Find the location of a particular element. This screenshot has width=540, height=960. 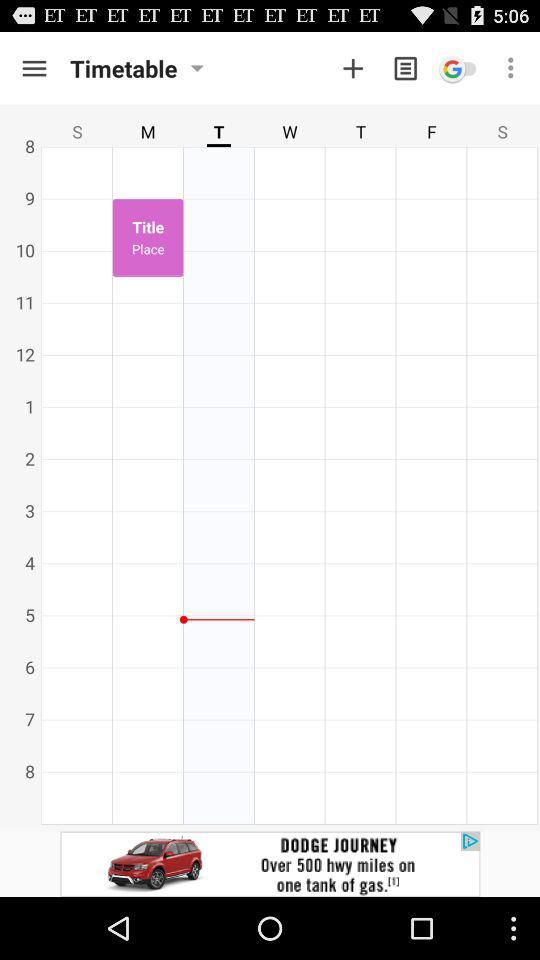

advertisement box is located at coordinates (270, 863).